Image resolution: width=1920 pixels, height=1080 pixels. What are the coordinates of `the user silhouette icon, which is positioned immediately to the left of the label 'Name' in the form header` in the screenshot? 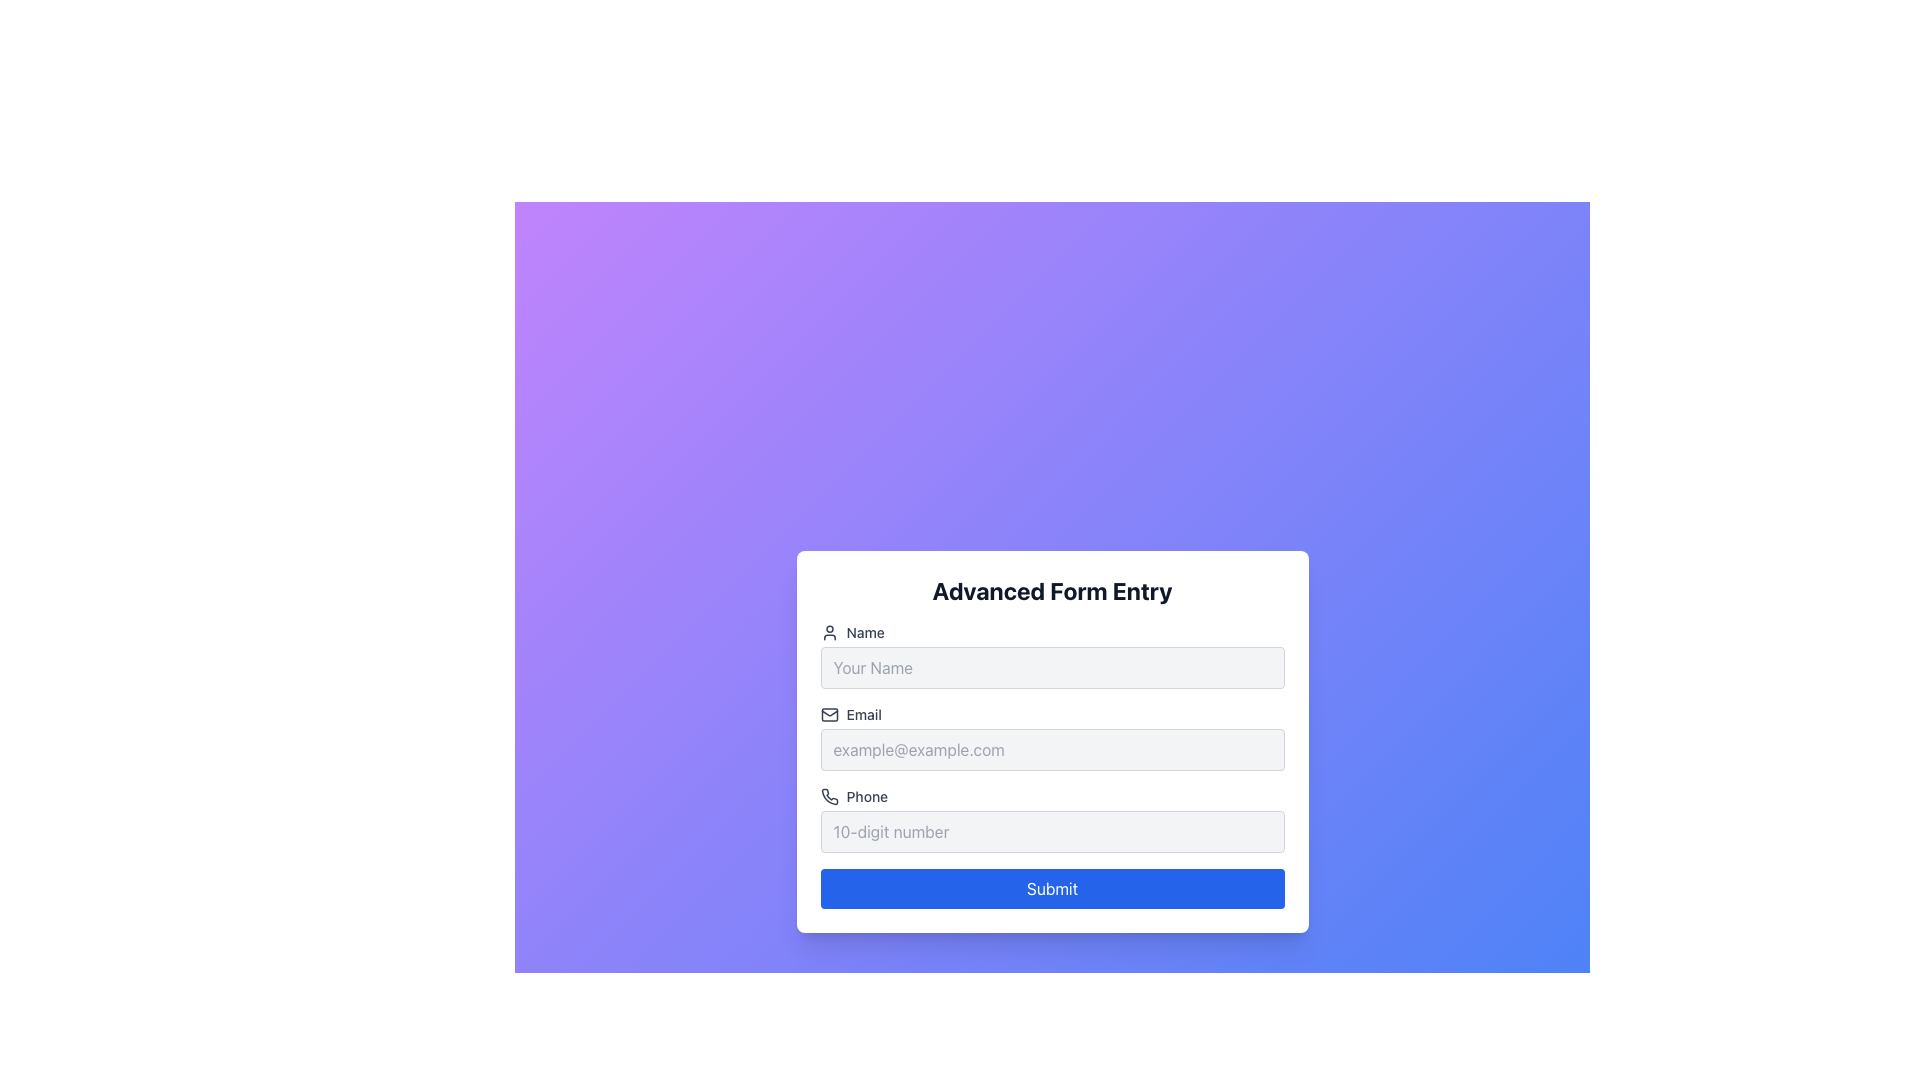 It's located at (829, 632).